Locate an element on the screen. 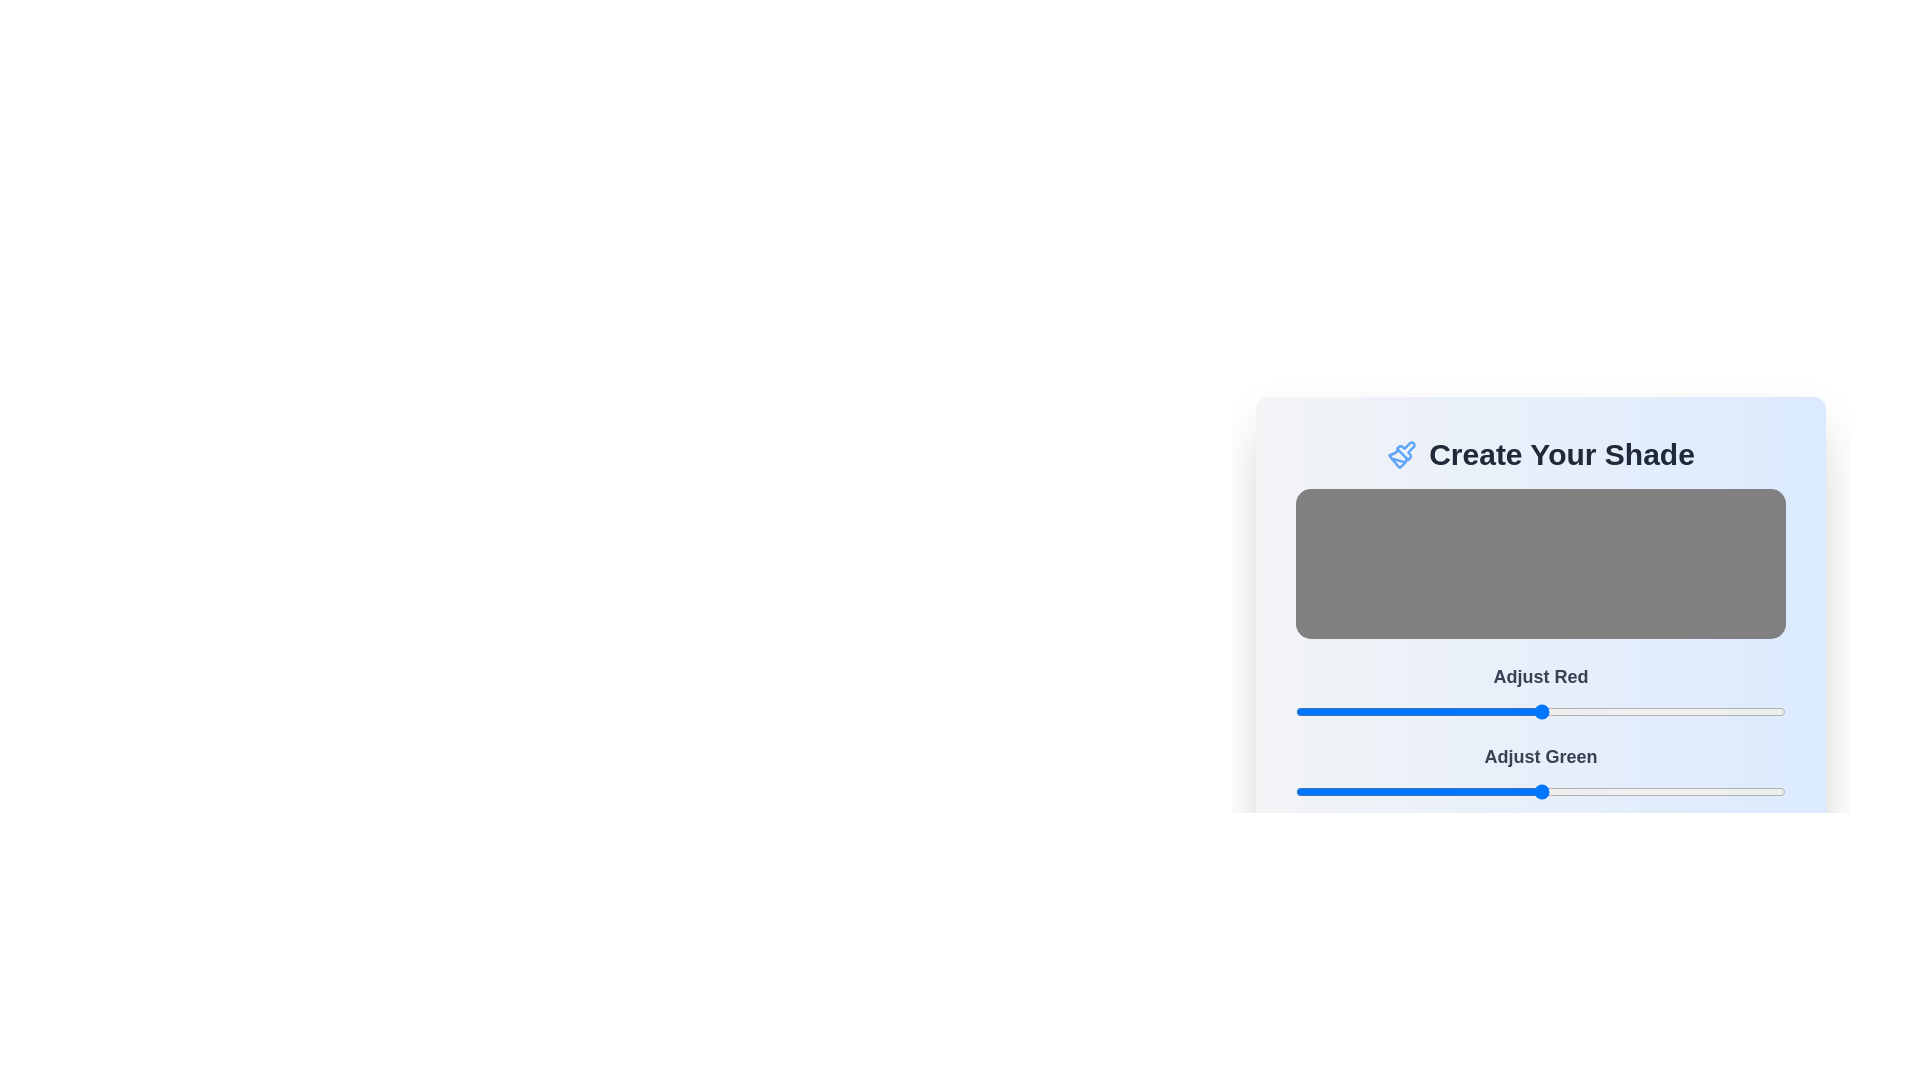 This screenshot has width=1920, height=1080. the green color slider to 82 is located at coordinates (1453, 790).